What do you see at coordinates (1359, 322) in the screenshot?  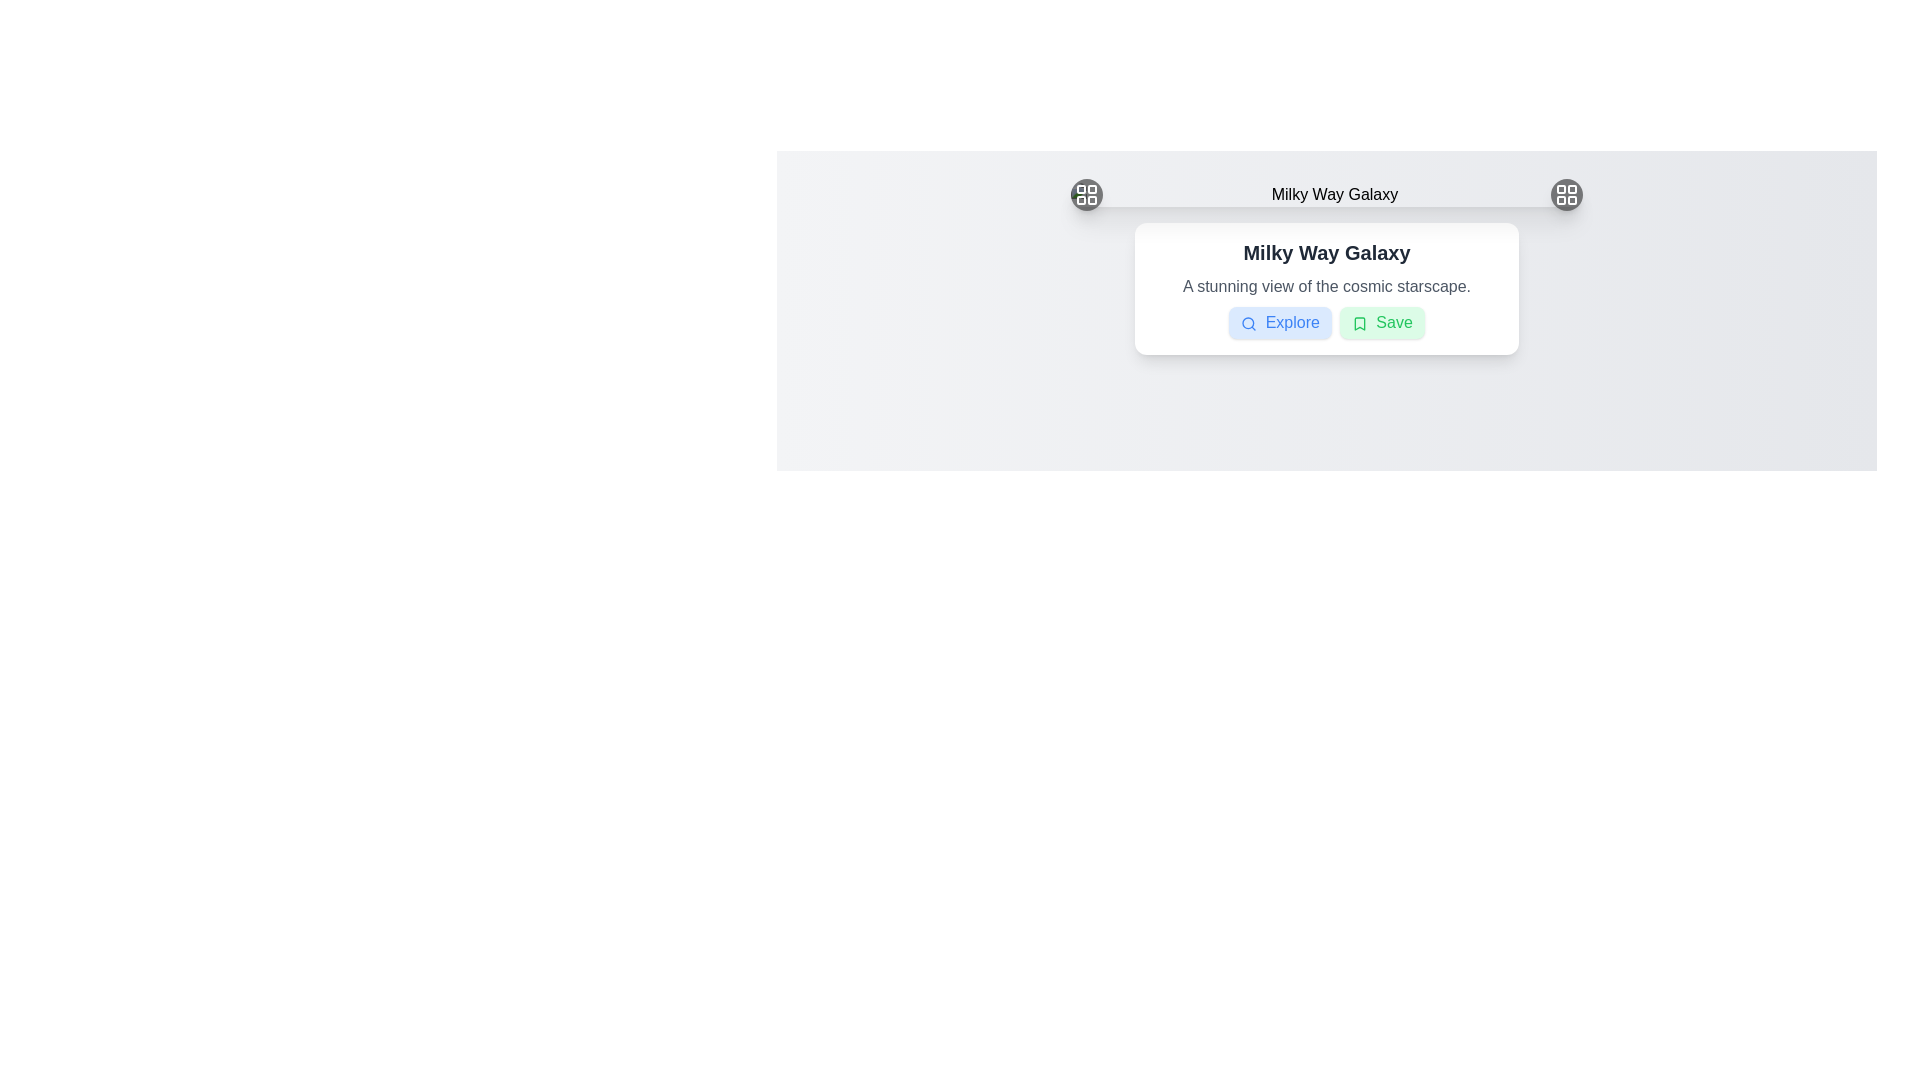 I see `the green bookmark icon located within the 'Save' button` at bounding box center [1359, 322].